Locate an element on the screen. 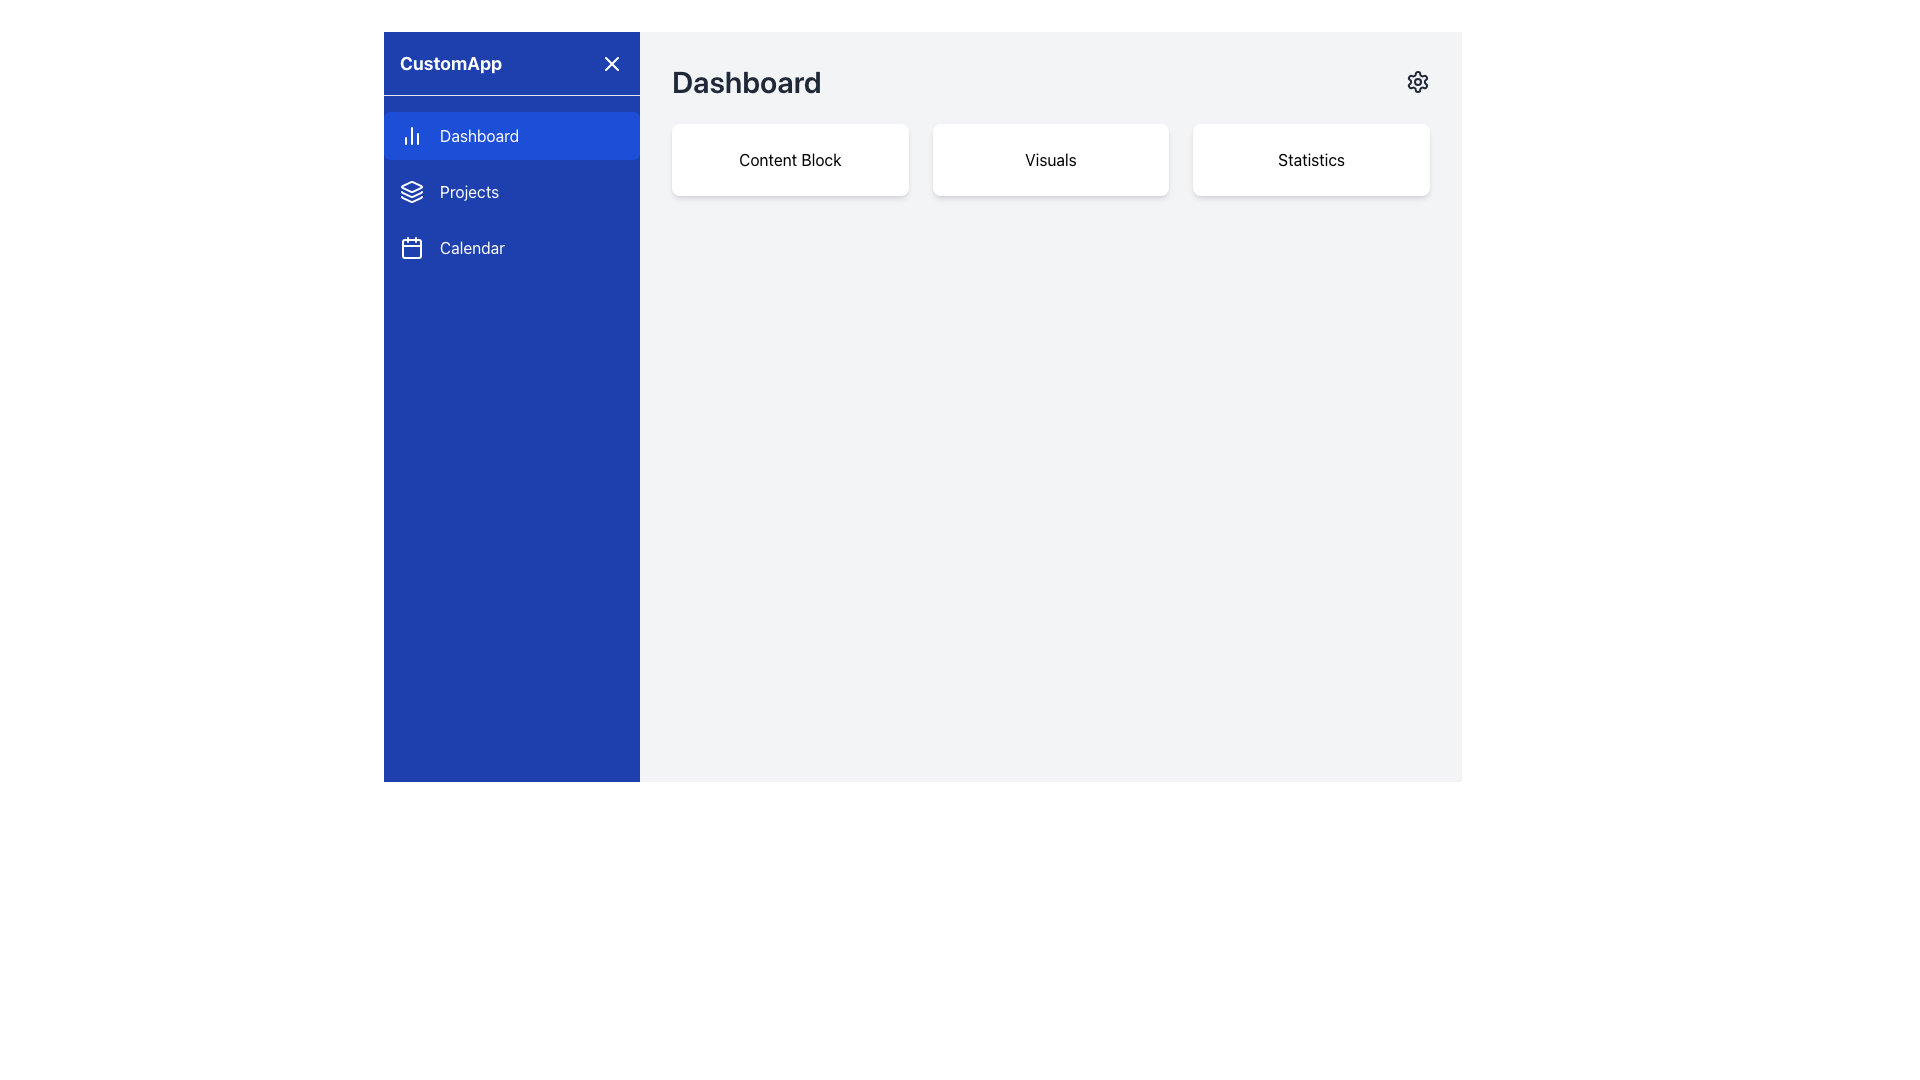 Image resolution: width=1920 pixels, height=1080 pixels. the stack-shaped icon with three stacked layers, styled with sharp corners, a white fill, and a thin blue outline, located next to the 'Projects' label in the vertical navigation sidebar is located at coordinates (411, 192).